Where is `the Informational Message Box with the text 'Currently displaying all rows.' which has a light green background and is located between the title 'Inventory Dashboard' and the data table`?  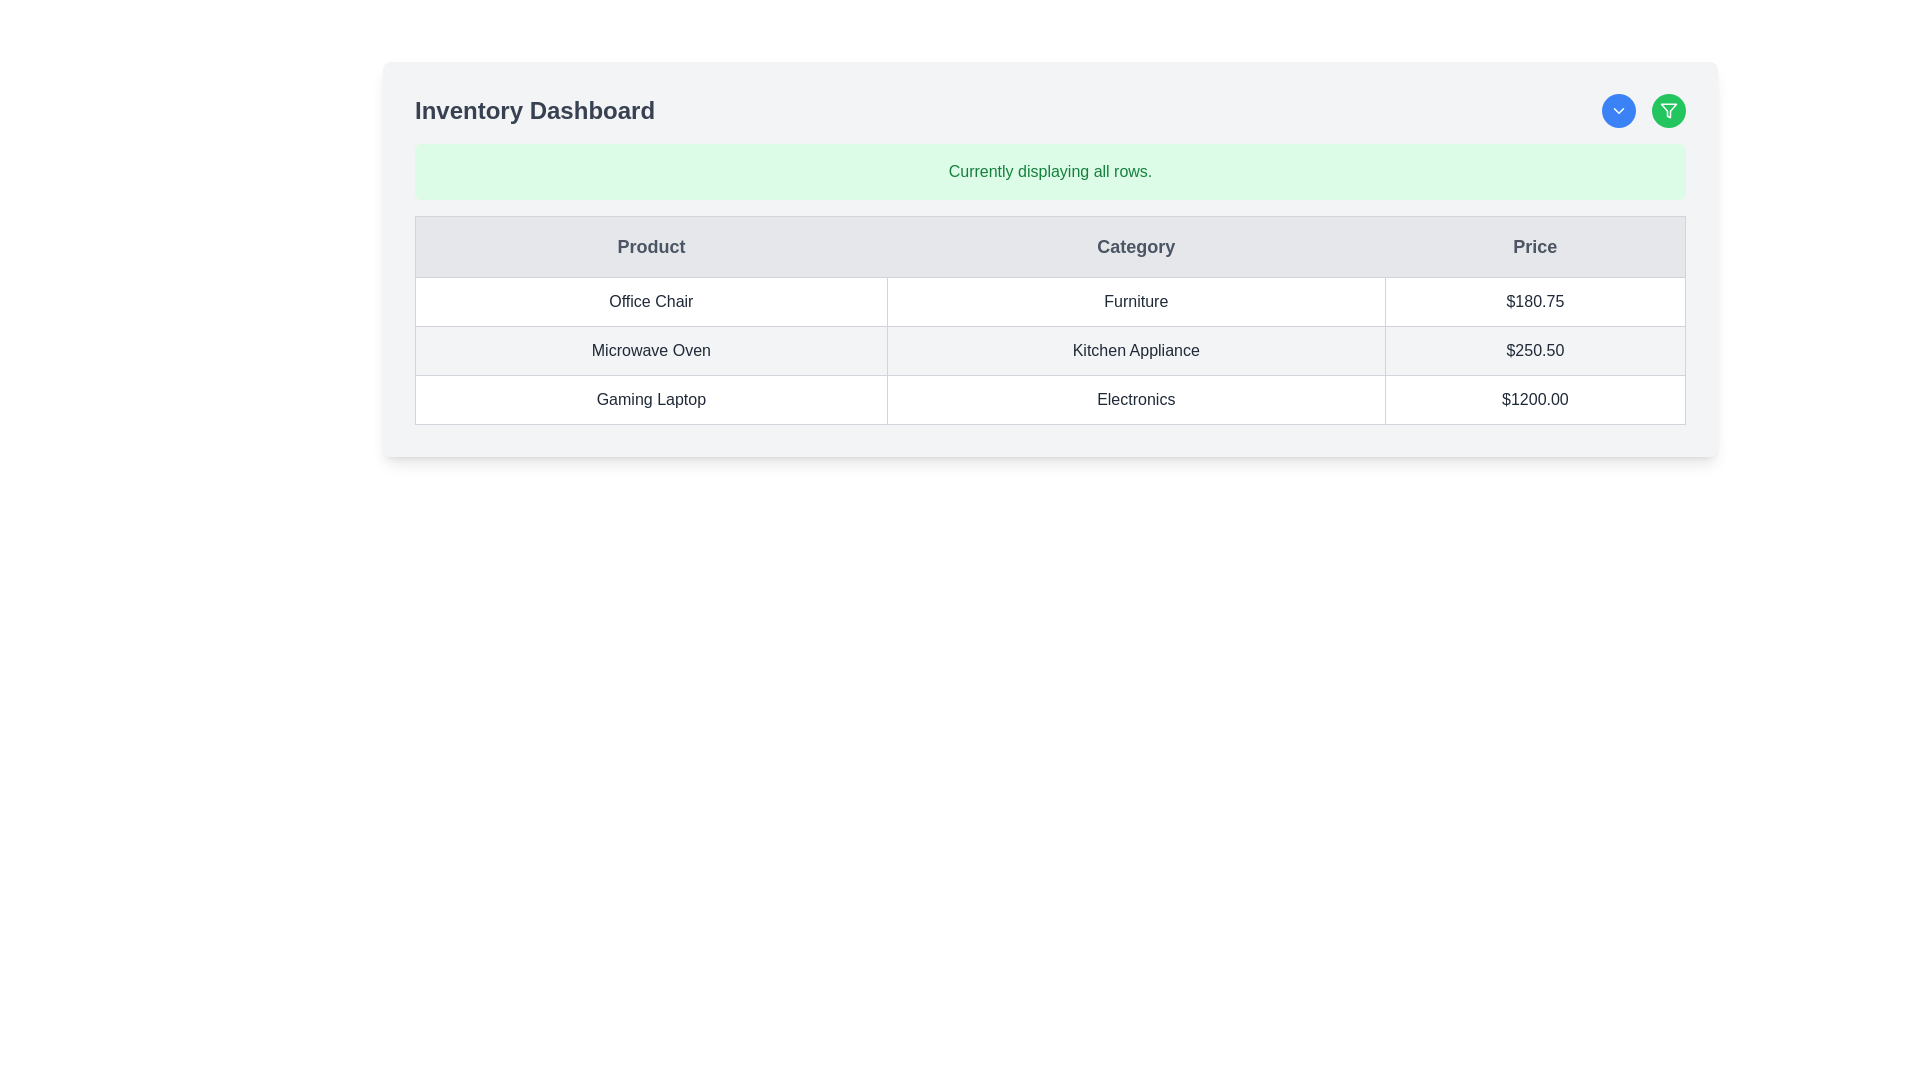 the Informational Message Box with the text 'Currently displaying all rows.' which has a light green background and is located between the title 'Inventory Dashboard' and the data table is located at coordinates (1049, 171).